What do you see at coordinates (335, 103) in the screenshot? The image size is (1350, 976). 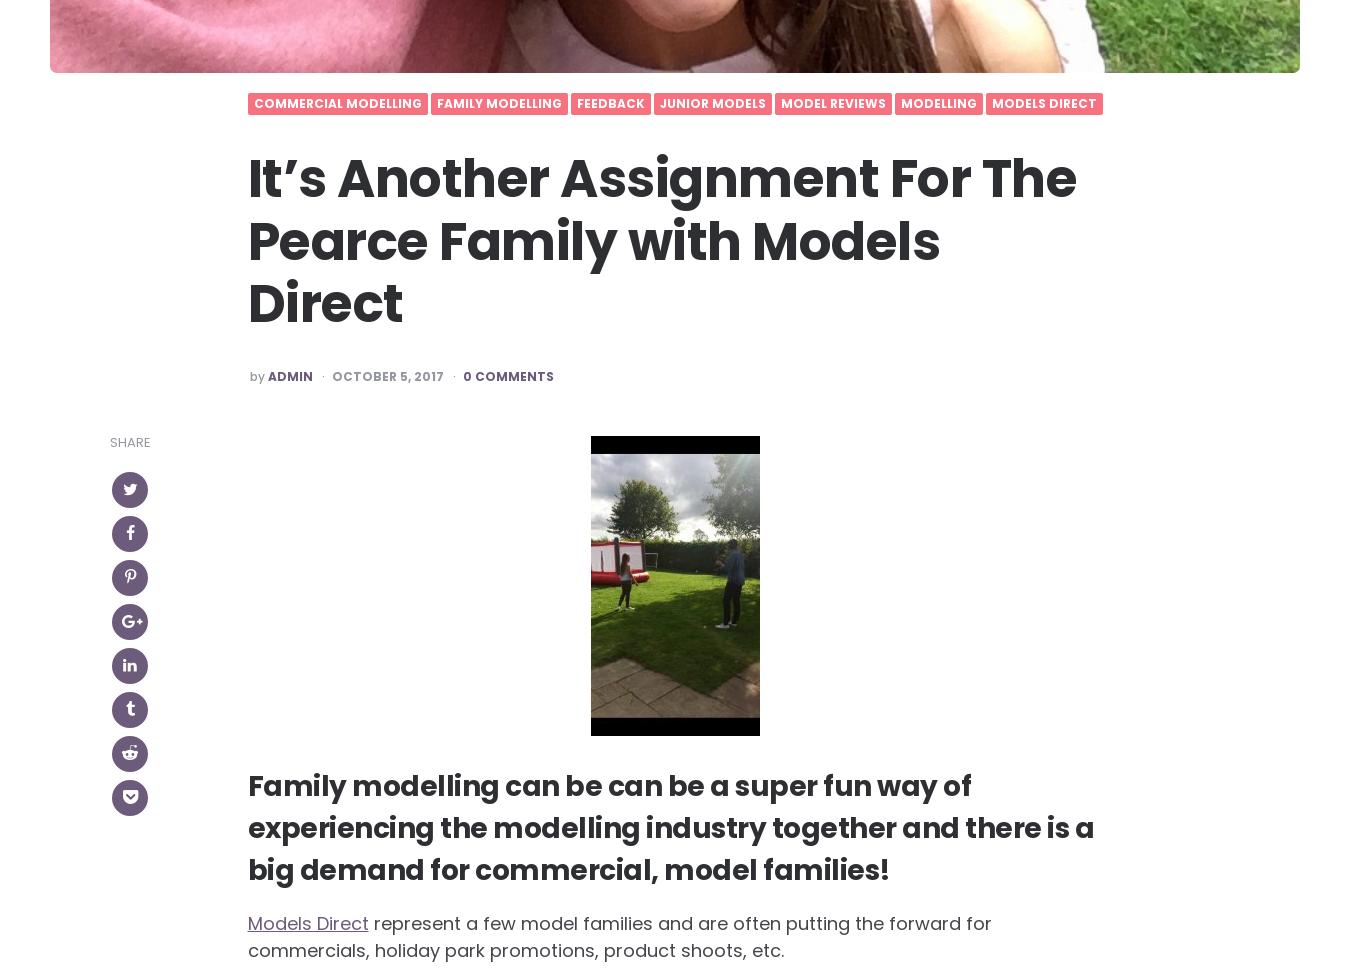 I see `'Commercial Modelling'` at bounding box center [335, 103].